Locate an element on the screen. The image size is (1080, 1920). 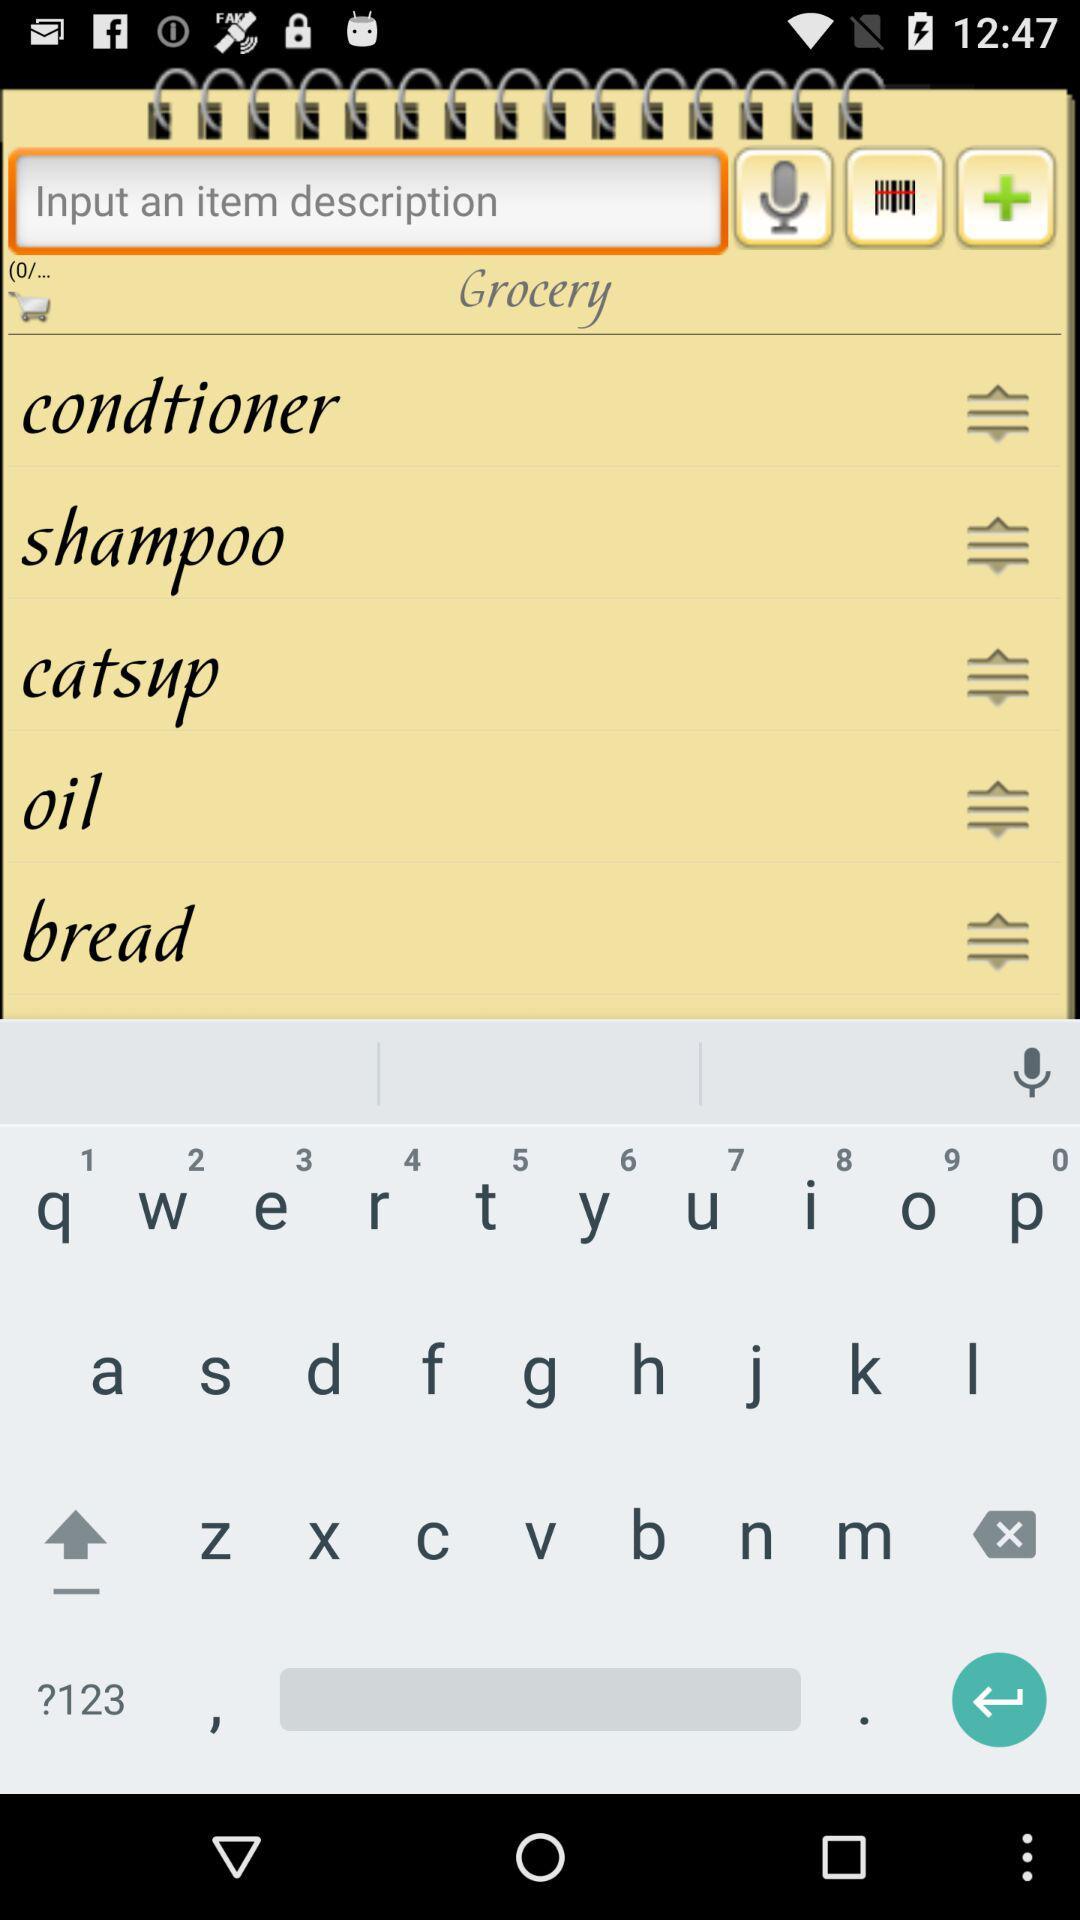
scan opption is located at coordinates (893, 197).